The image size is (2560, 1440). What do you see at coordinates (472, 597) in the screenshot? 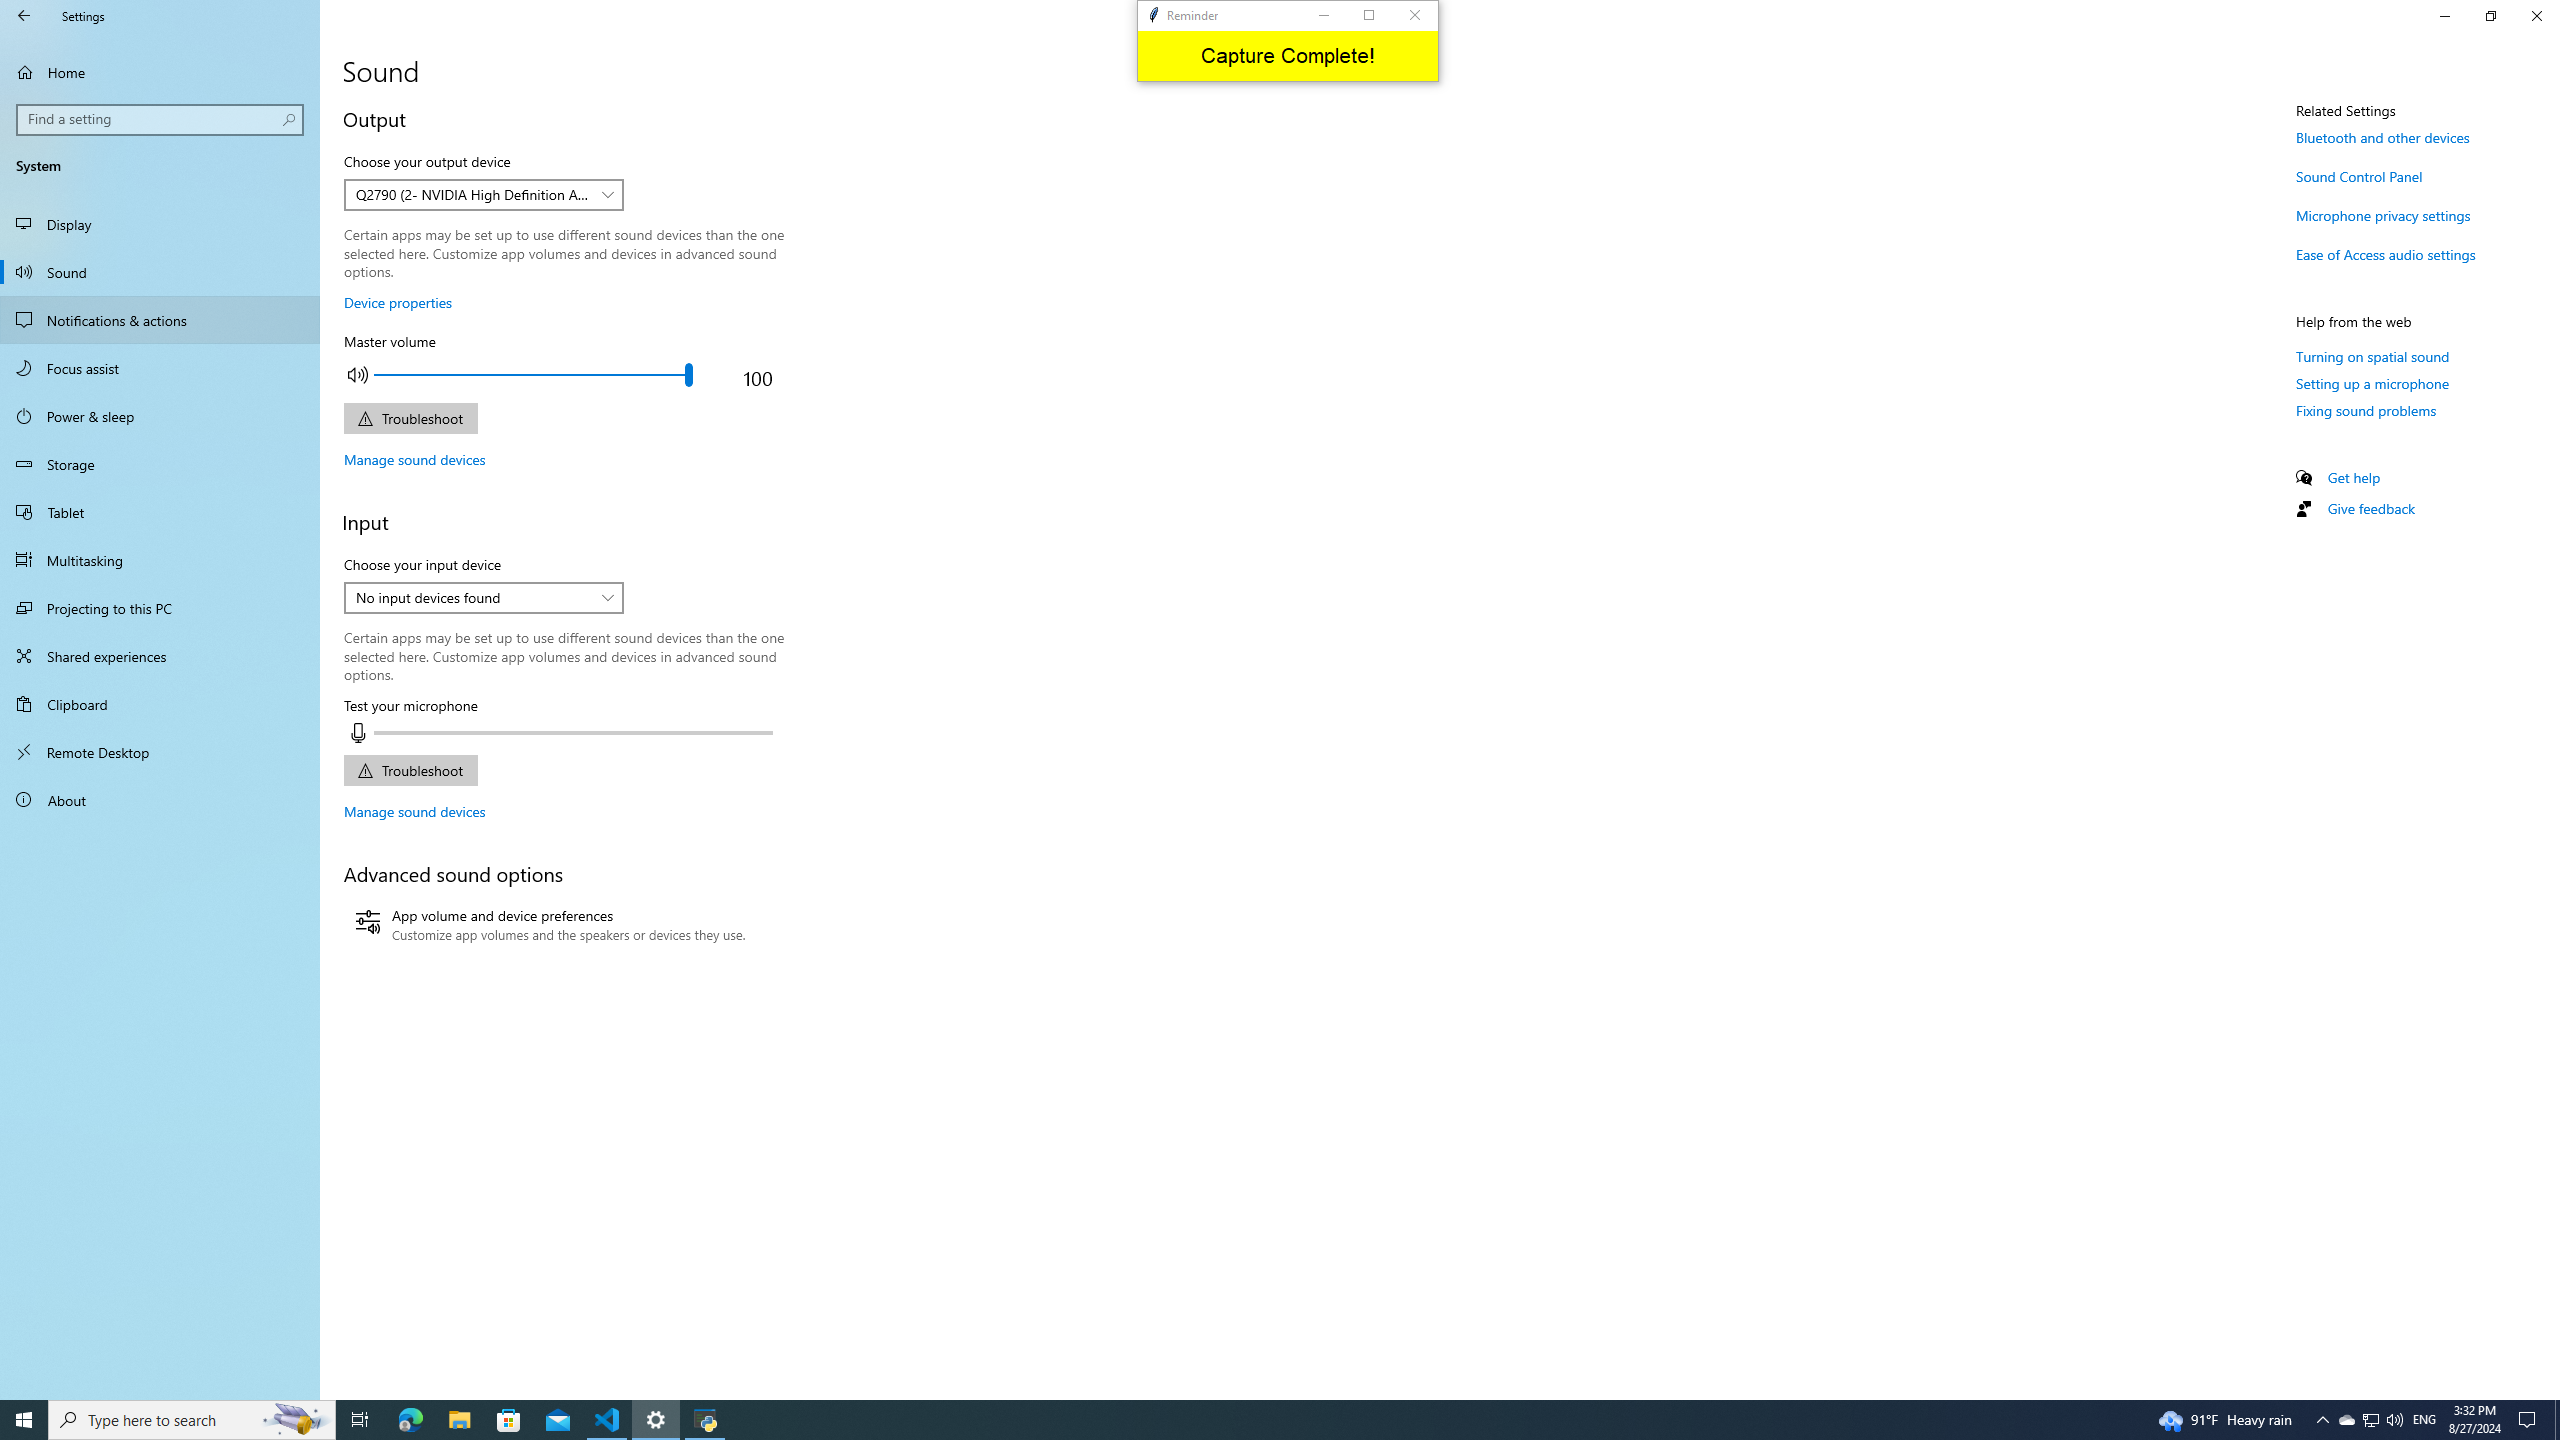
I see `'No input devices found'` at bounding box center [472, 597].